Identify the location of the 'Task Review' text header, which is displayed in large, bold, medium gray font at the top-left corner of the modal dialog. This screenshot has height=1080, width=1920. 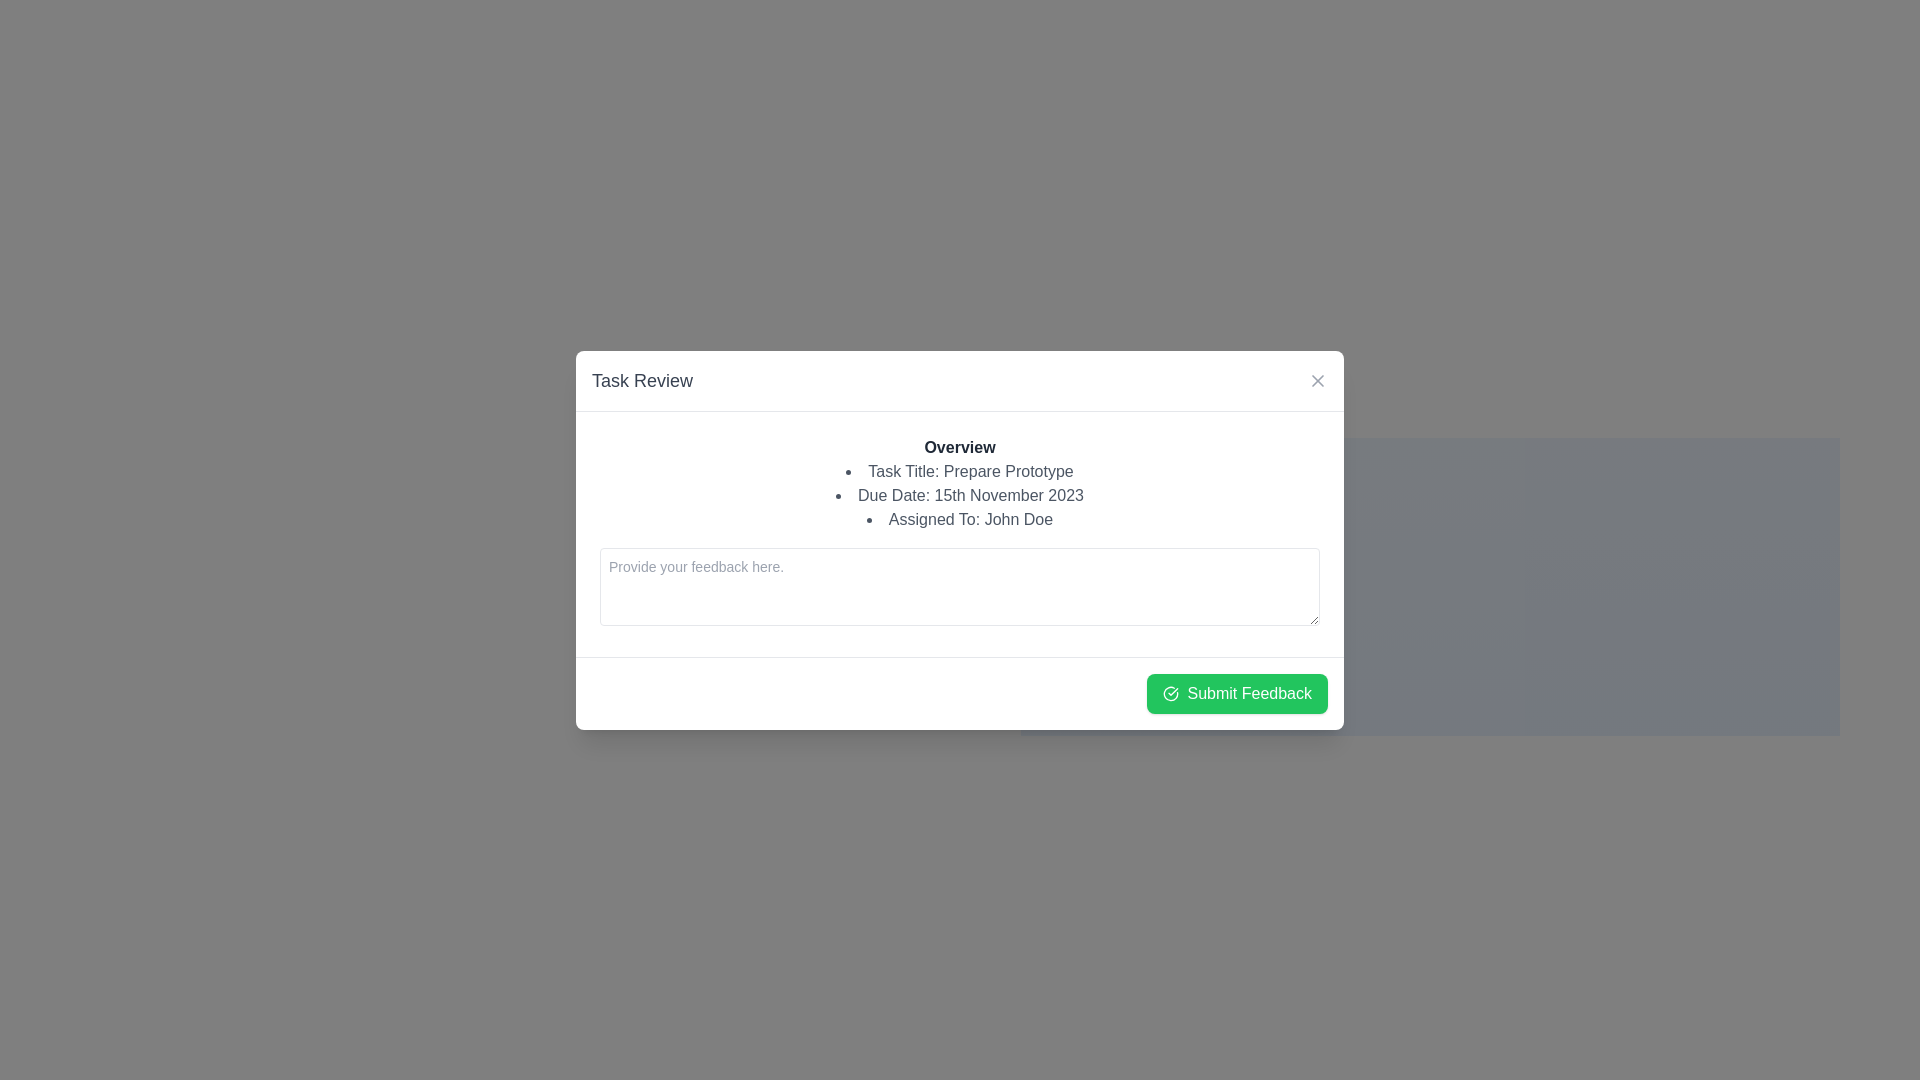
(642, 380).